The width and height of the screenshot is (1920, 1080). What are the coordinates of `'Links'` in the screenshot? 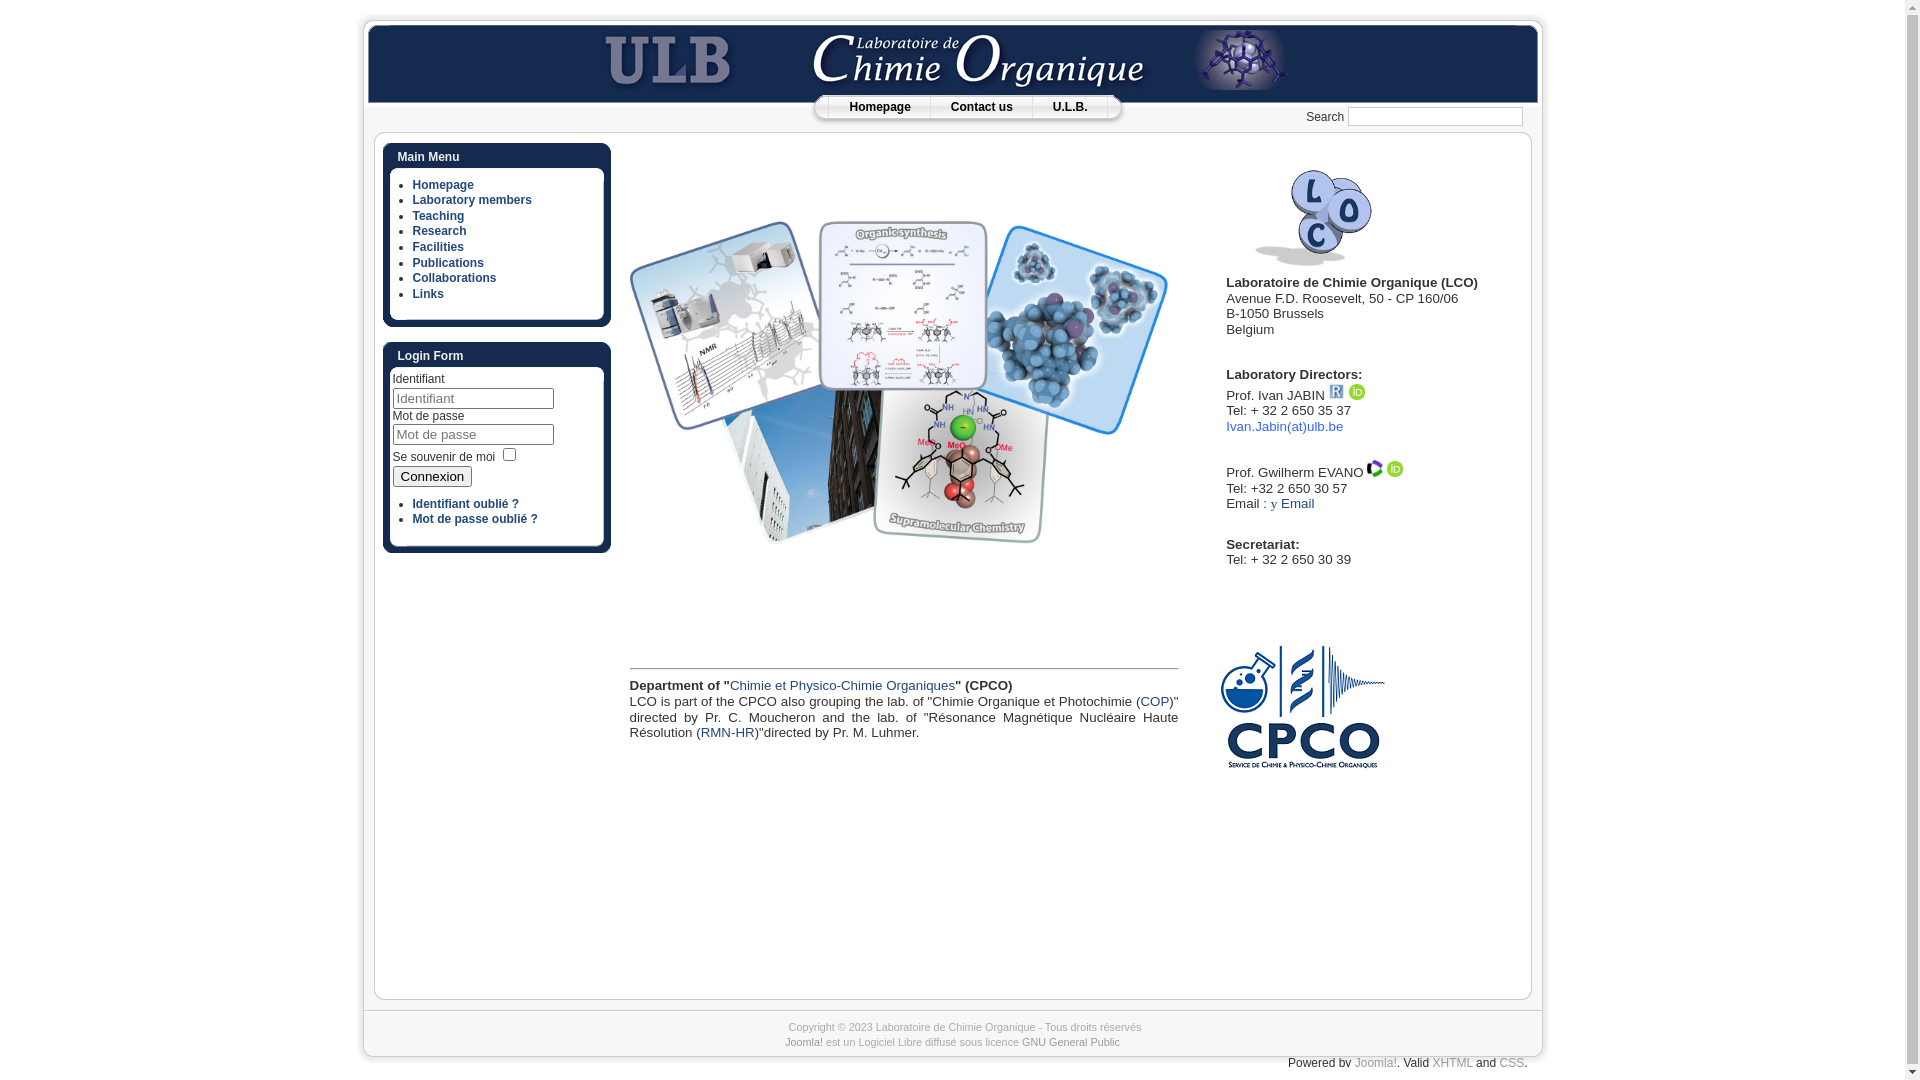 It's located at (411, 293).